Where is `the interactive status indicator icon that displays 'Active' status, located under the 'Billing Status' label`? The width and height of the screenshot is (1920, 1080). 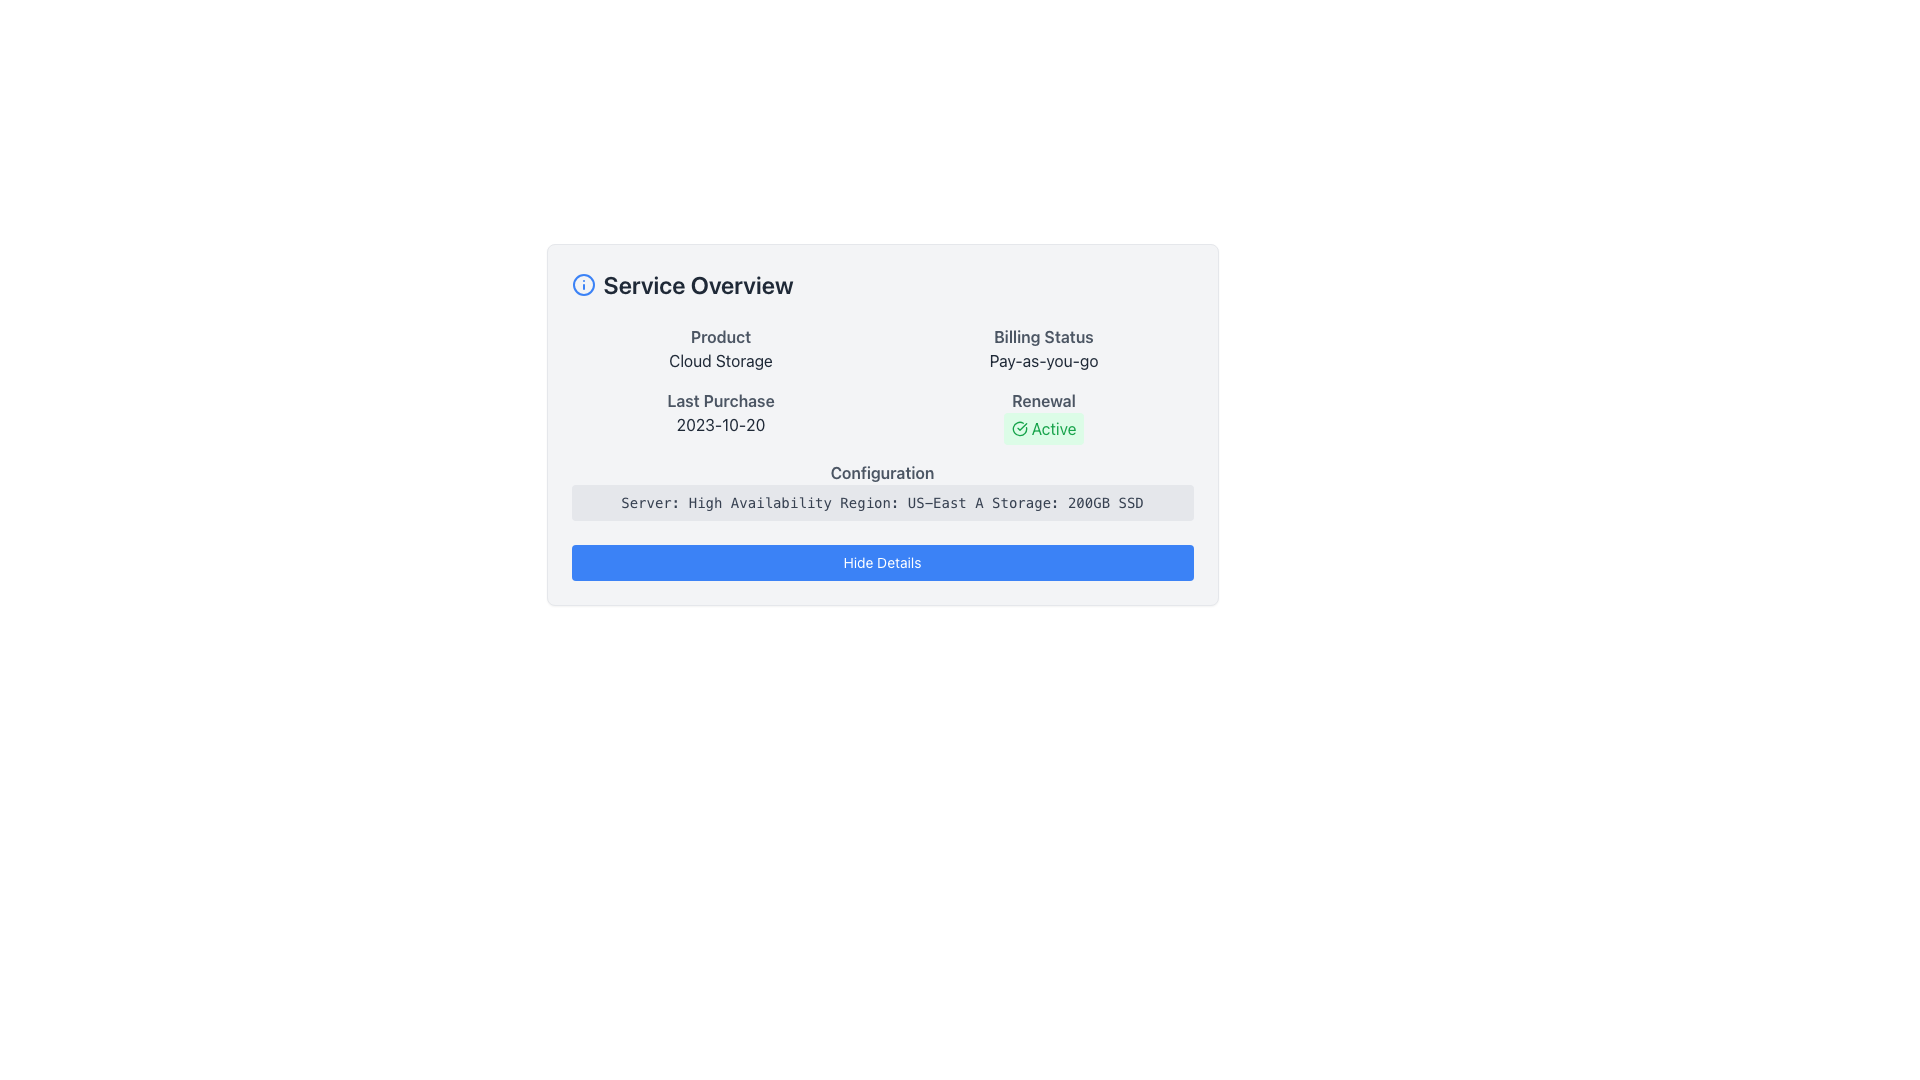
the interactive status indicator icon that displays 'Active' status, located under the 'Billing Status' label is located at coordinates (1042, 415).